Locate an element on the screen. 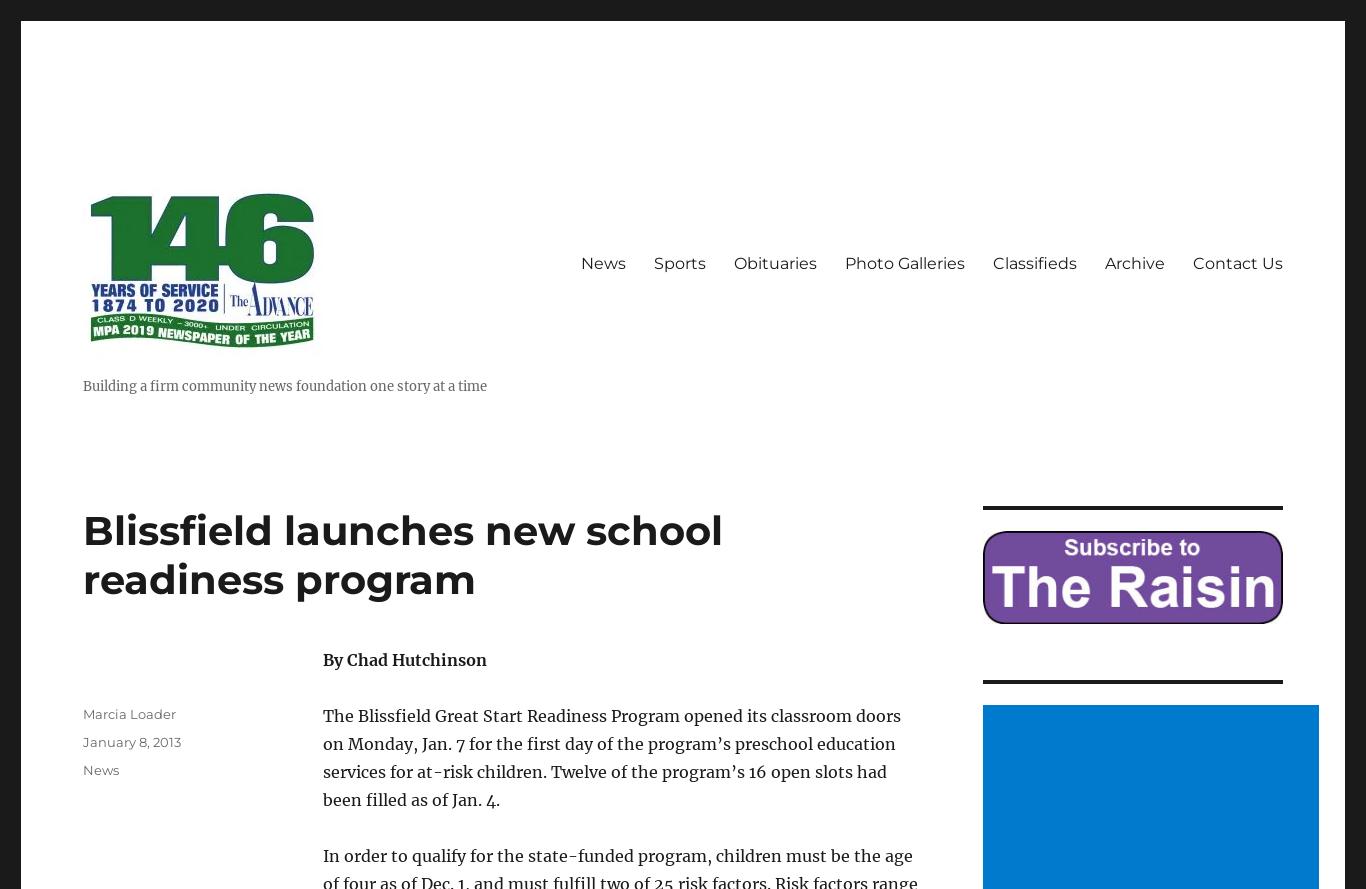 The image size is (1366, 889). 'Archive' is located at coordinates (1134, 263).